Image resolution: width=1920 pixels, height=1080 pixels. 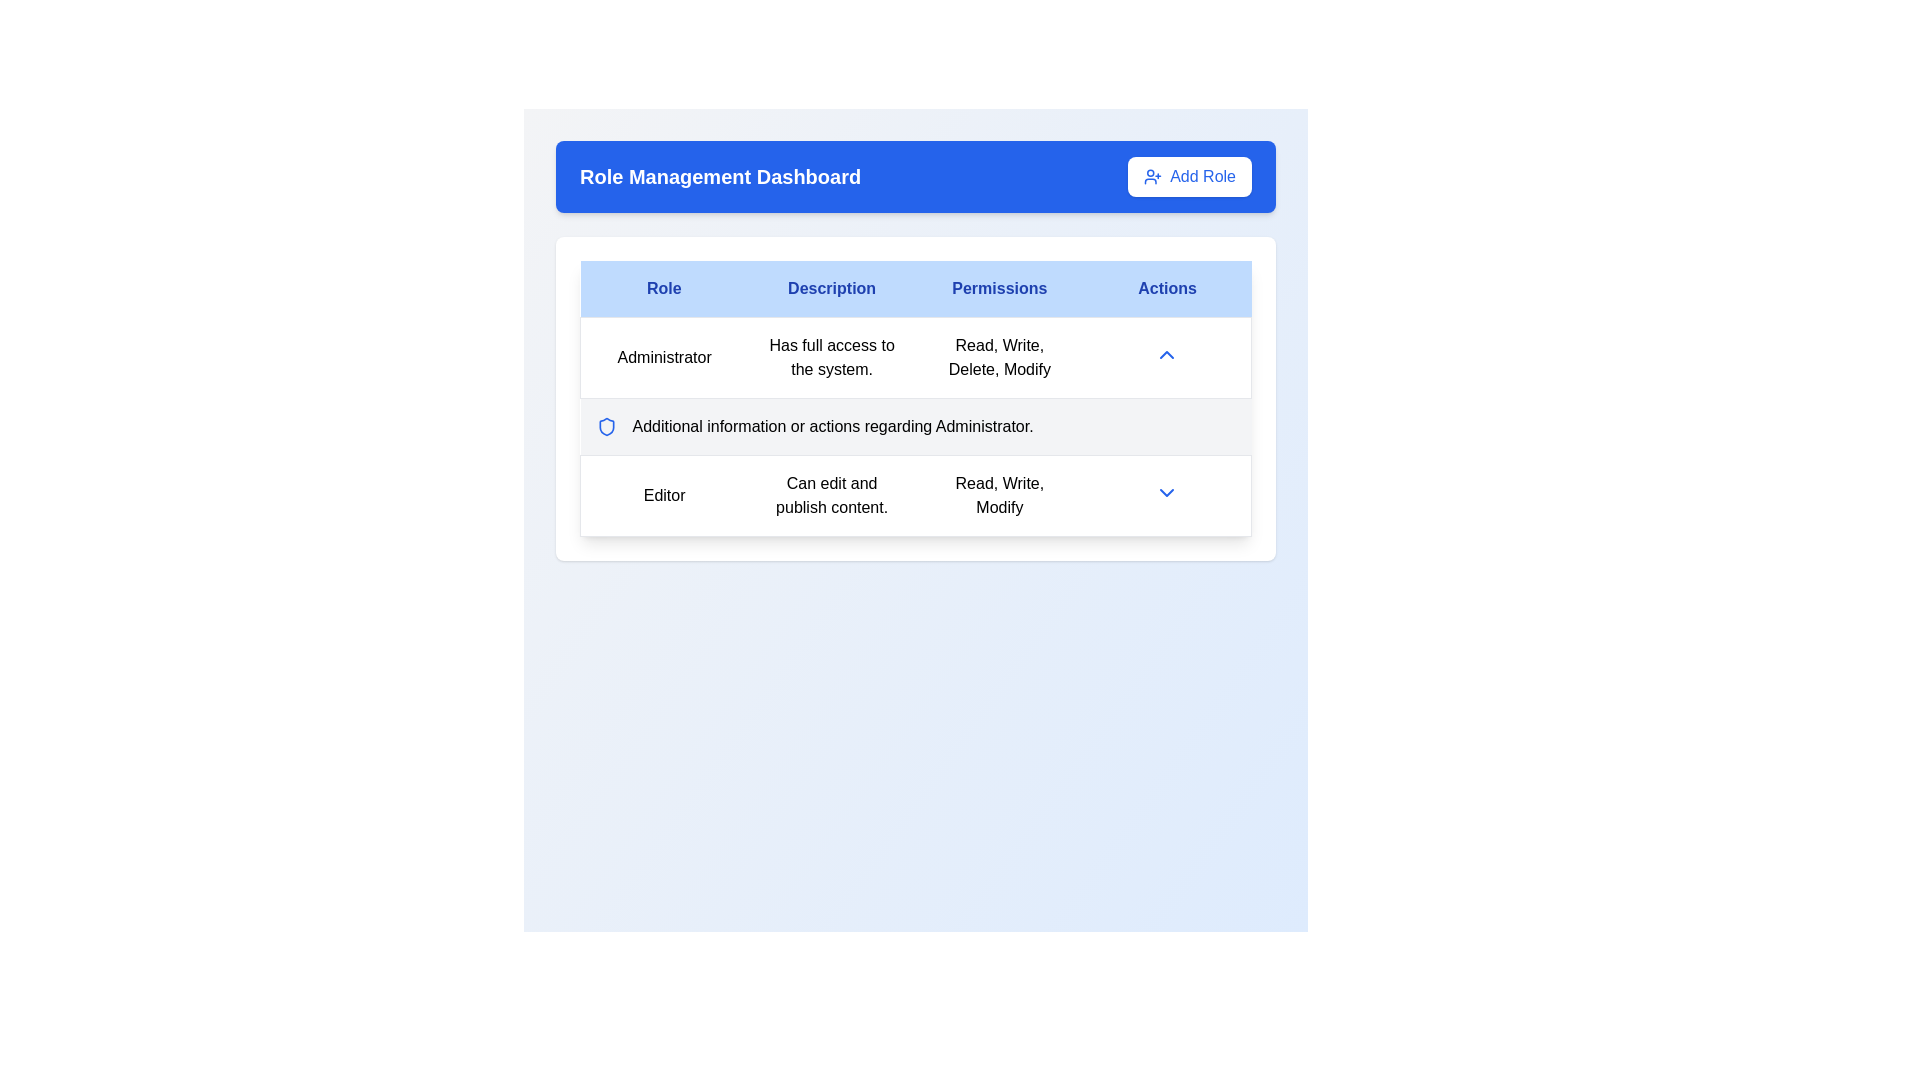 What do you see at coordinates (915, 426) in the screenshot?
I see `informational label containing the text 'Additional information or actions regarding Administrator.' which is located below the main details of the 'Administrator' role in the 'Role Management Dashboard' table` at bounding box center [915, 426].